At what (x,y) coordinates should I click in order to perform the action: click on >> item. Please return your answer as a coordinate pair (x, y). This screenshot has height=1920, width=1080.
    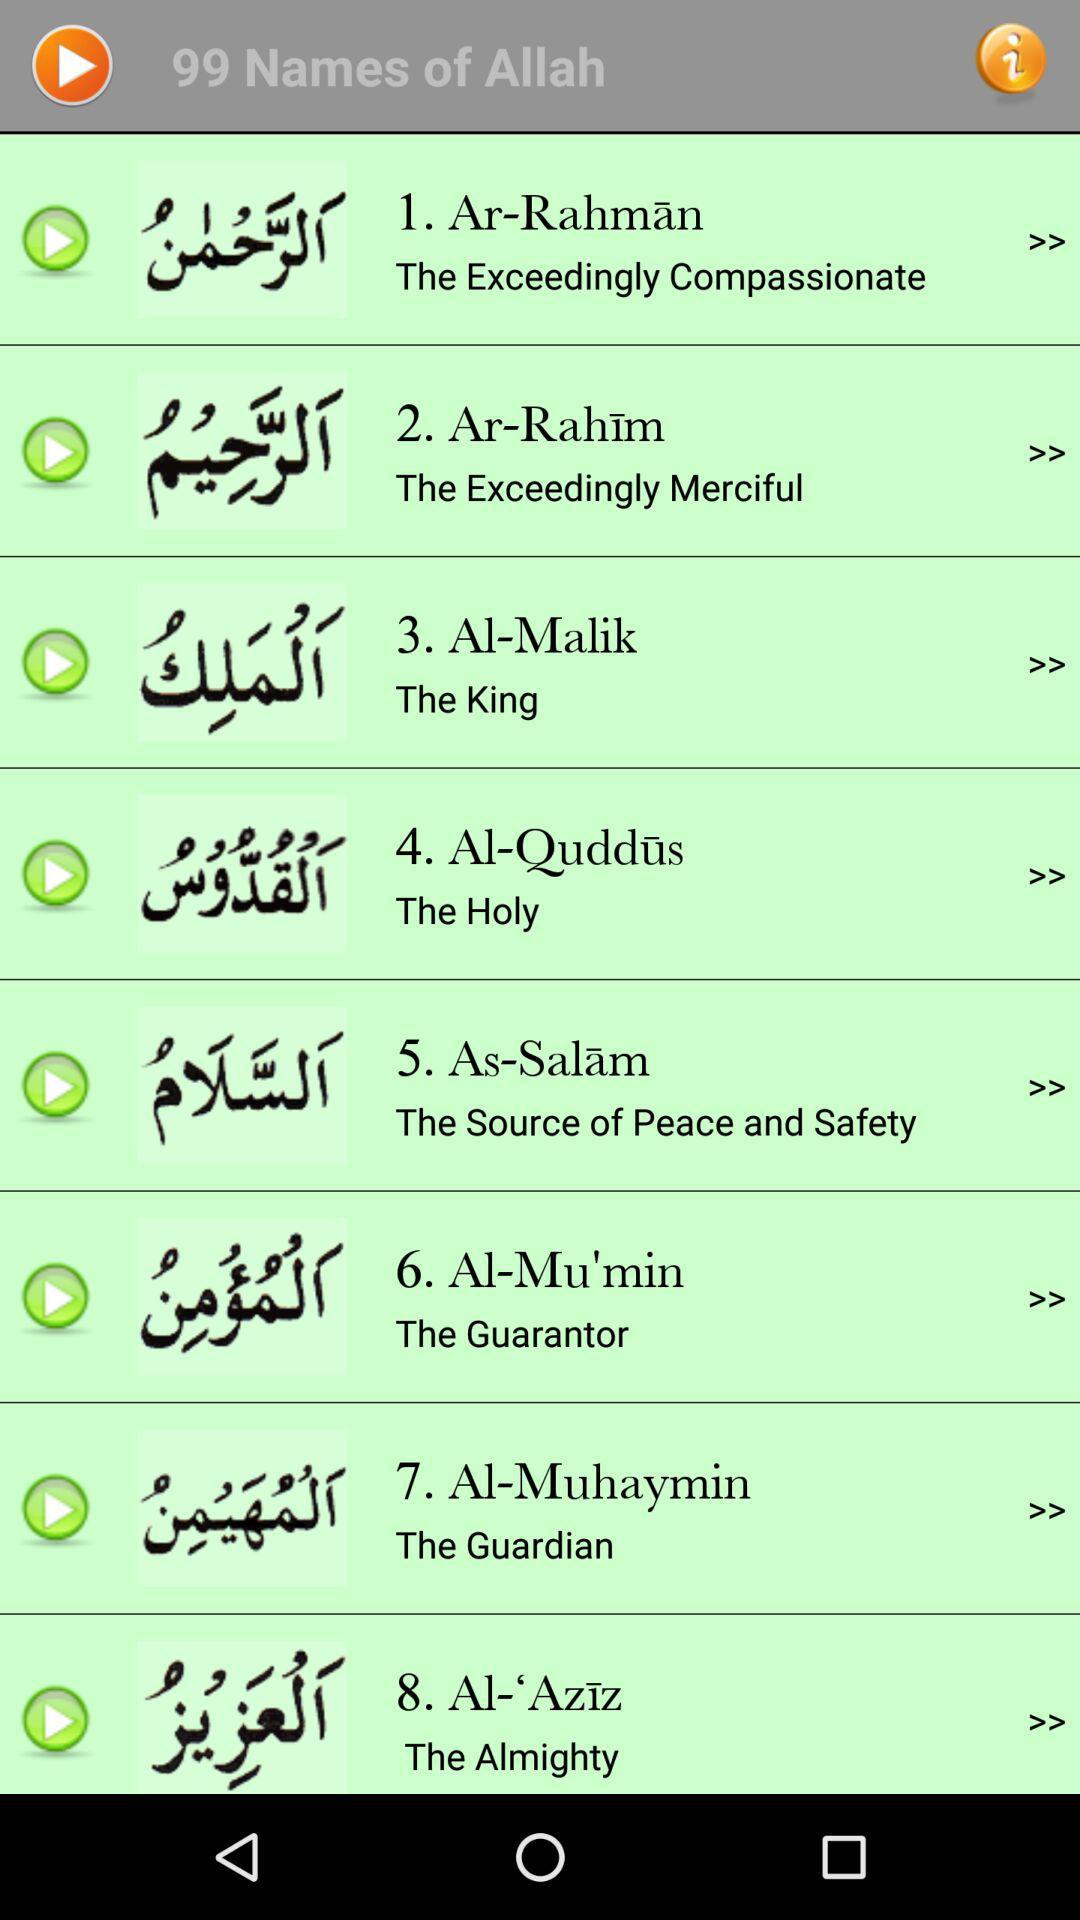
    Looking at the image, I should click on (1045, 239).